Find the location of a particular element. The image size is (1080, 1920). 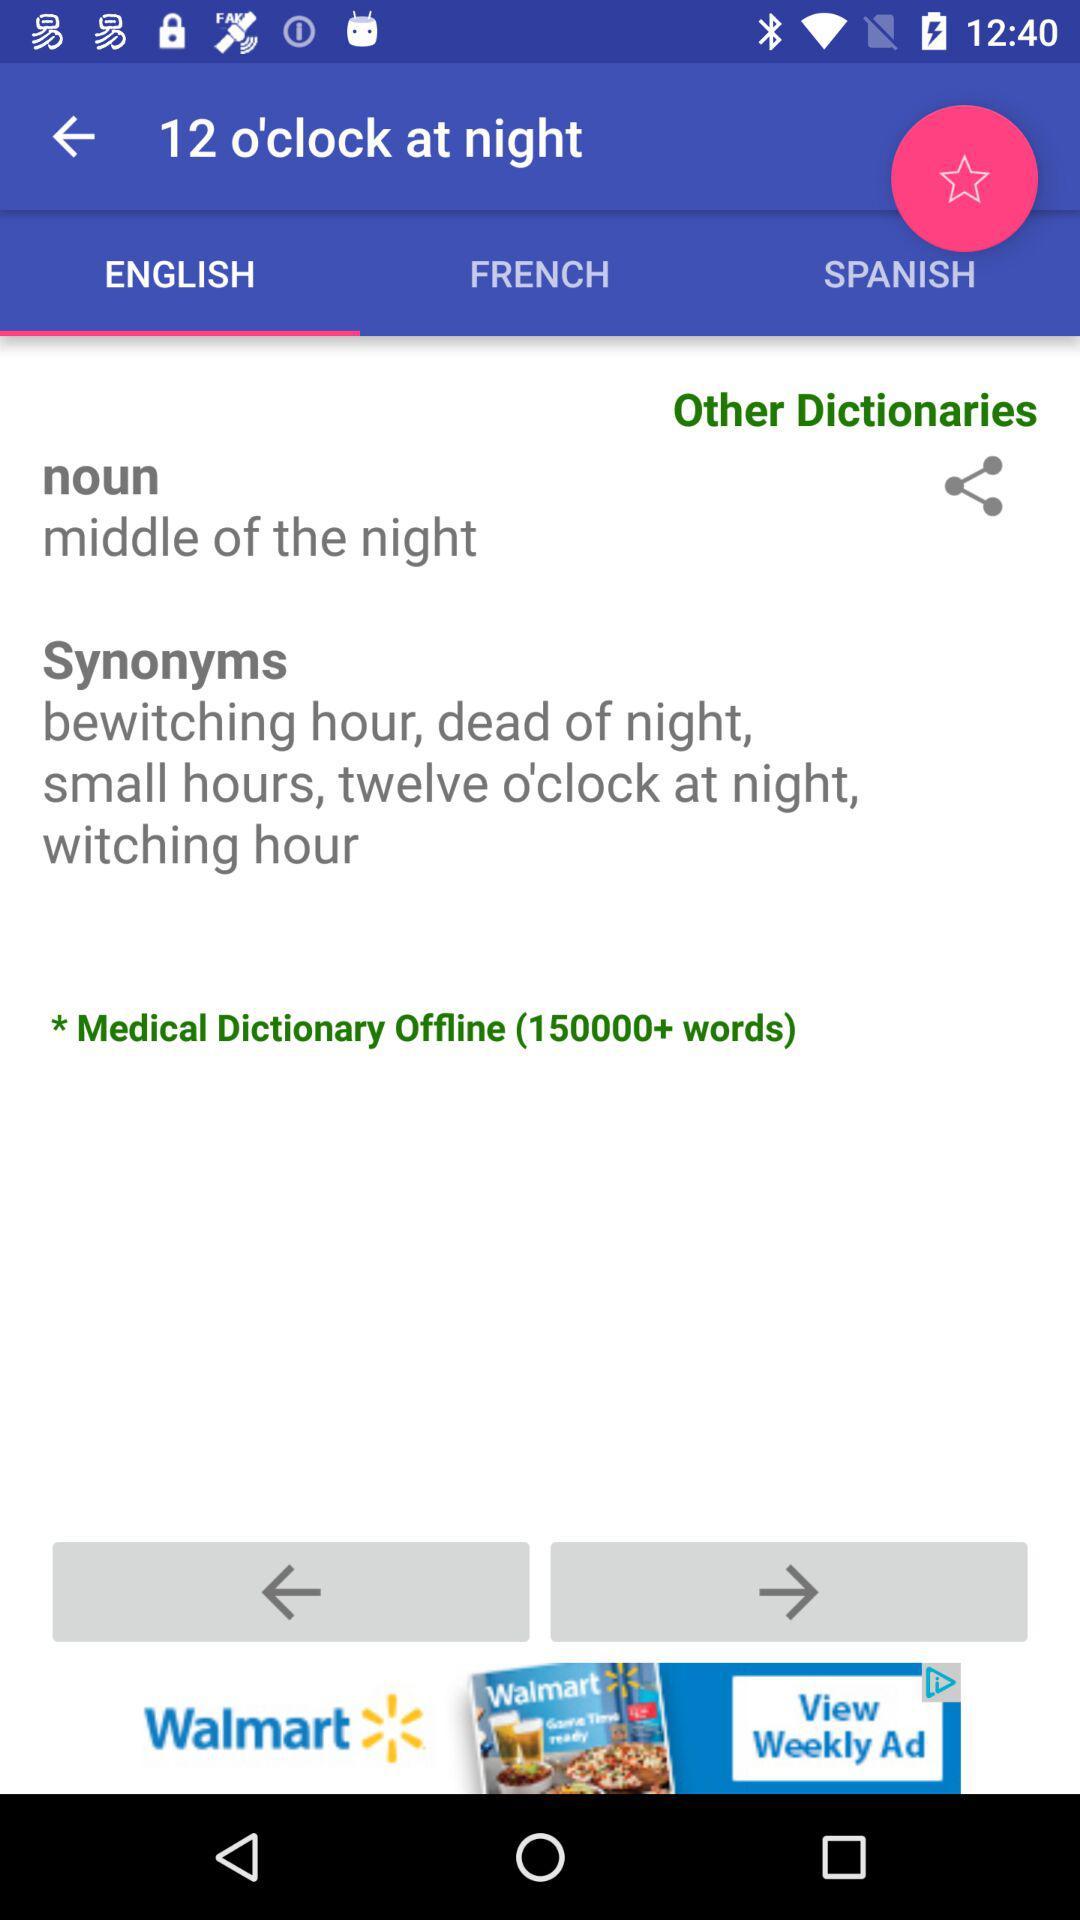

the add icon is located at coordinates (788, 1590).